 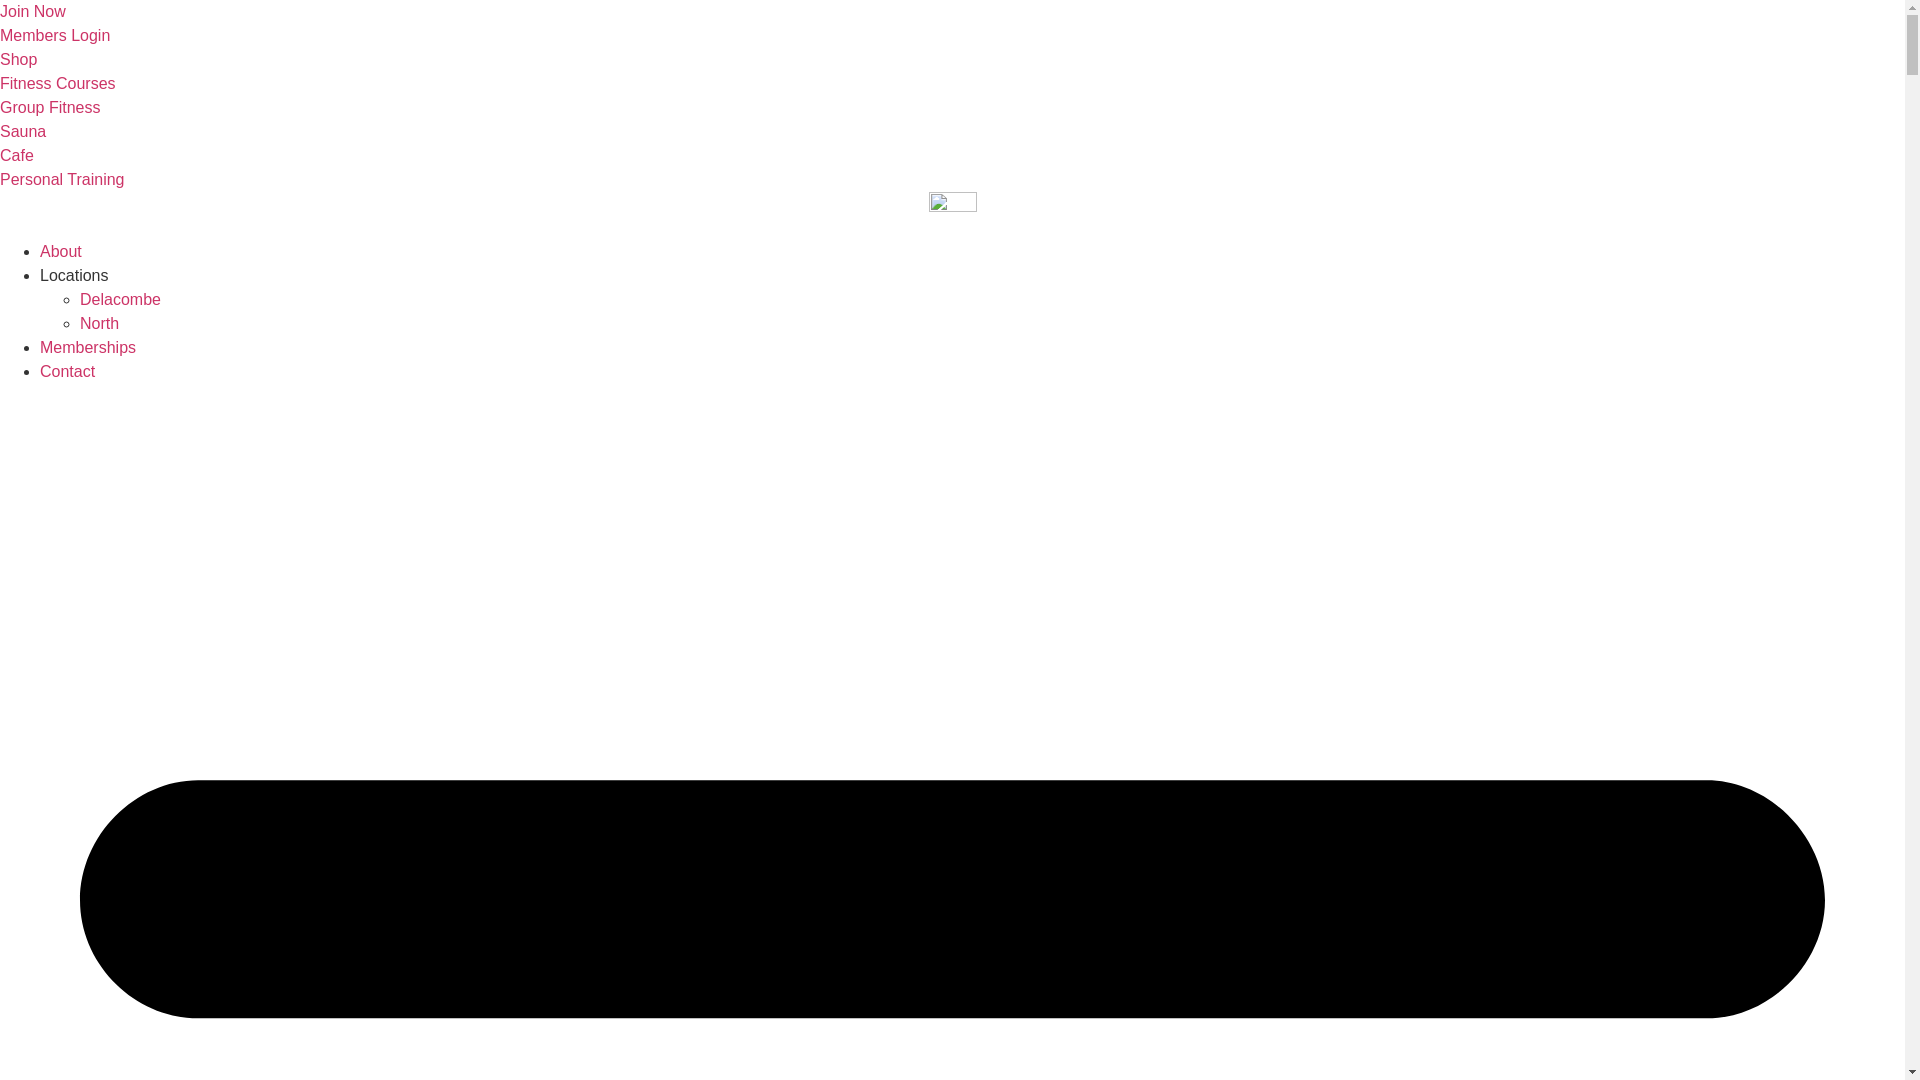 I want to click on 'Sauna', so click(x=23, y=131).